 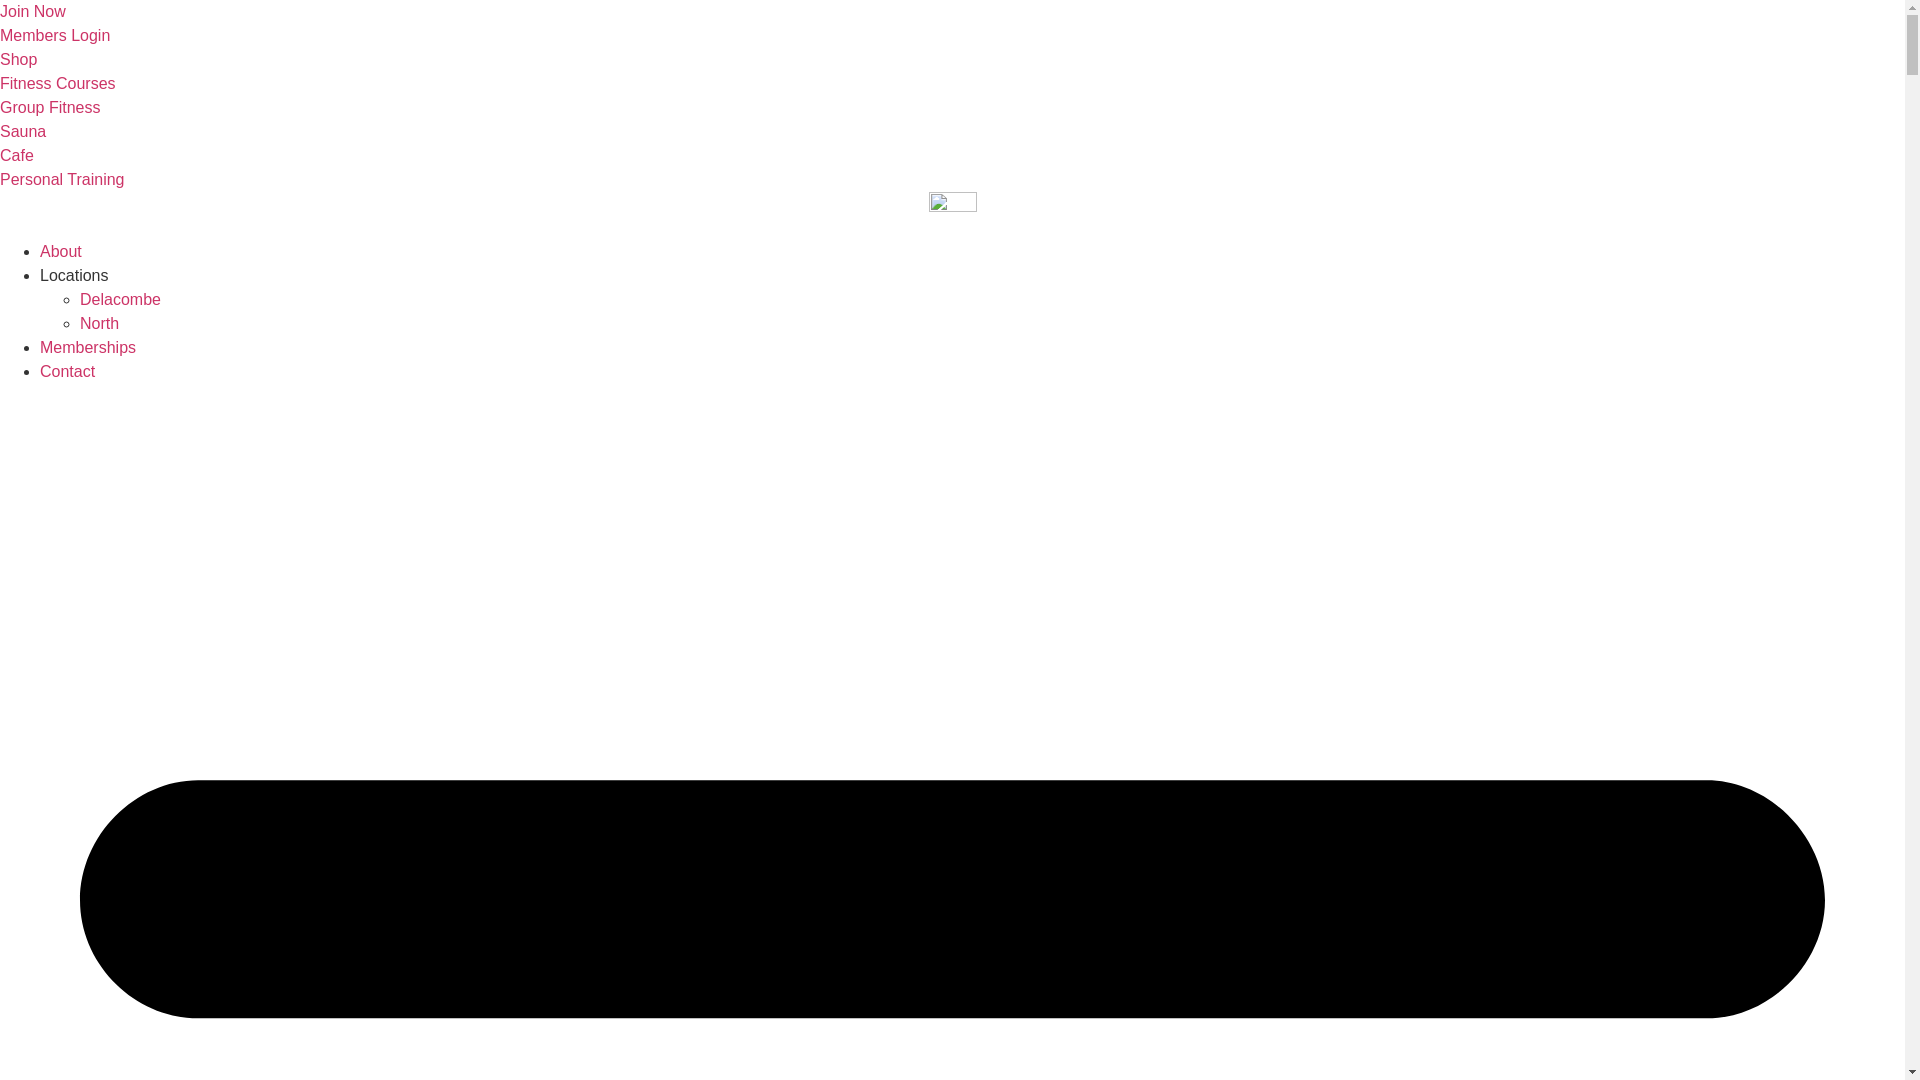 I want to click on 'Sauna', so click(x=23, y=131).